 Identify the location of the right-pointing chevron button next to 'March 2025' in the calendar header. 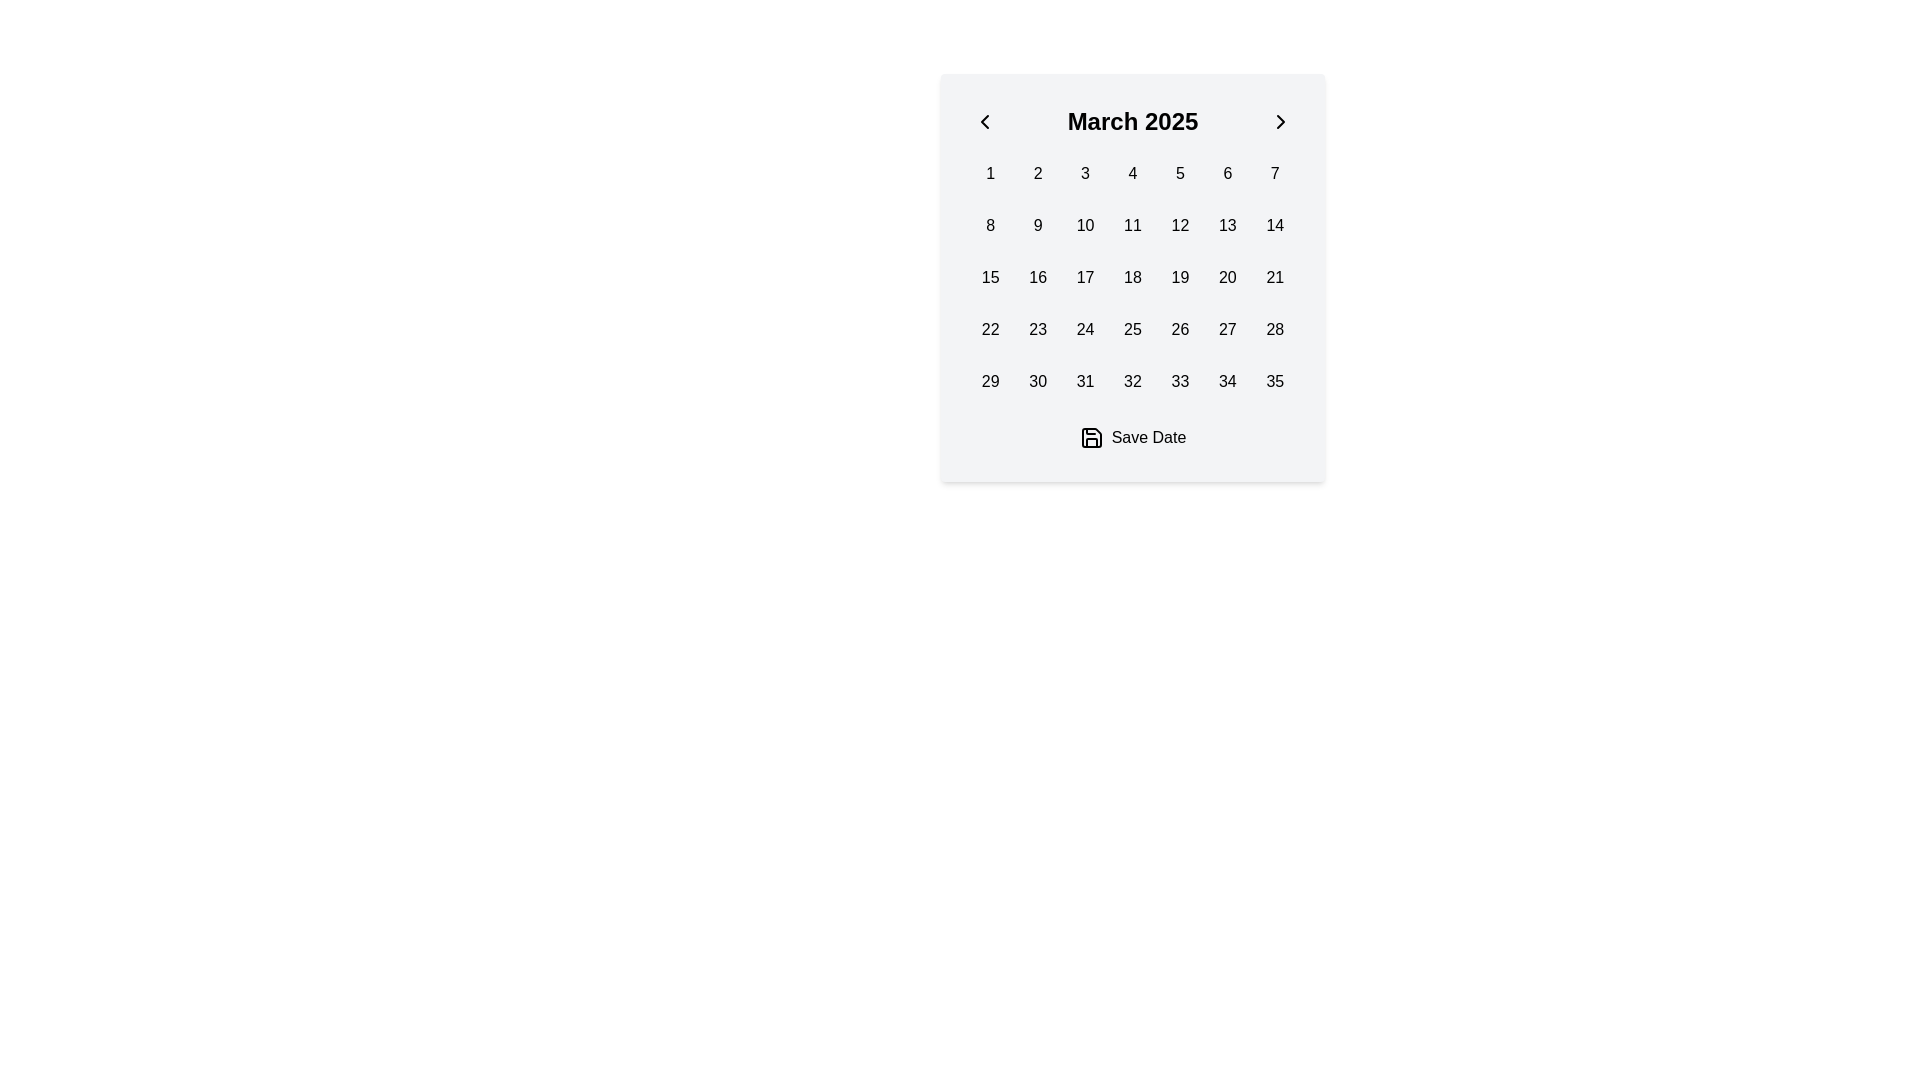
(1281, 122).